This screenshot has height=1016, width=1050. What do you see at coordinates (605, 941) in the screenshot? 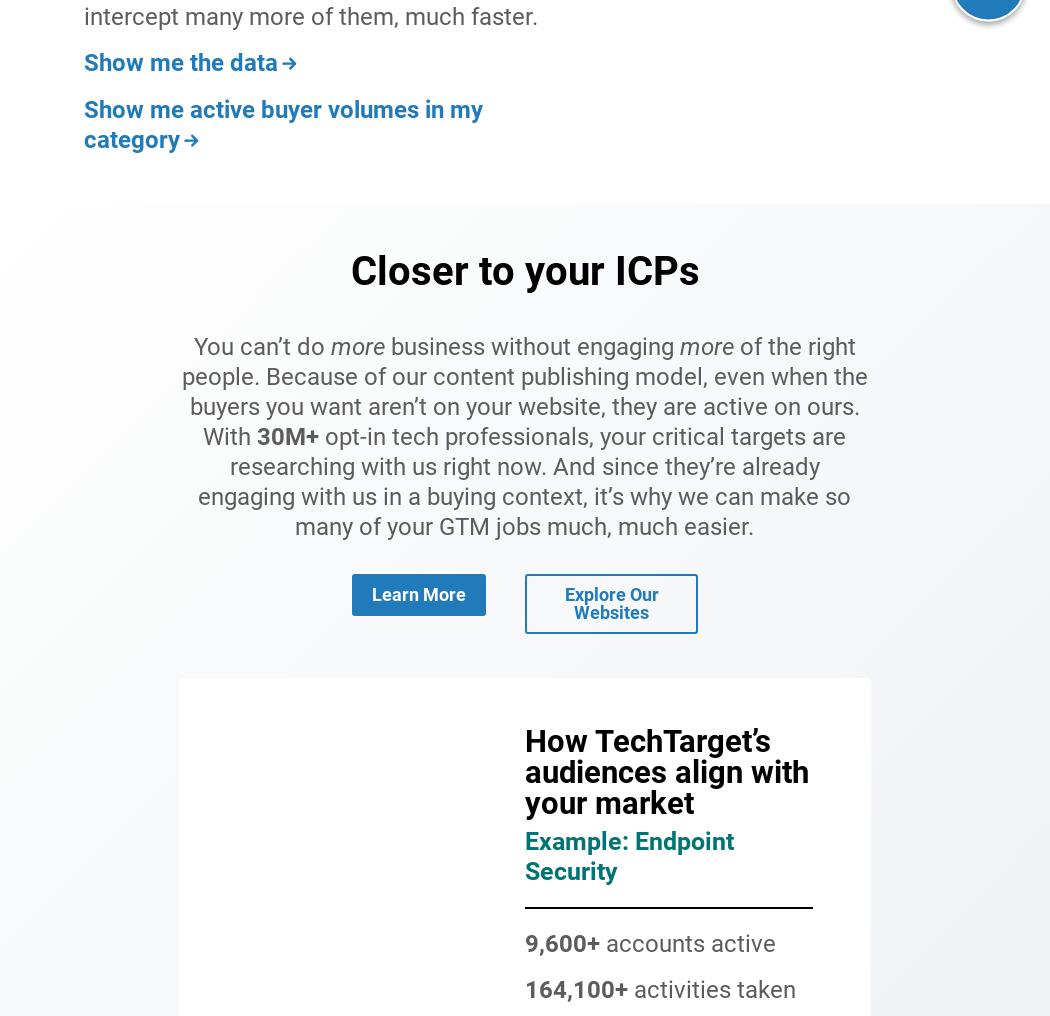
I see `'accounts active'` at bounding box center [605, 941].